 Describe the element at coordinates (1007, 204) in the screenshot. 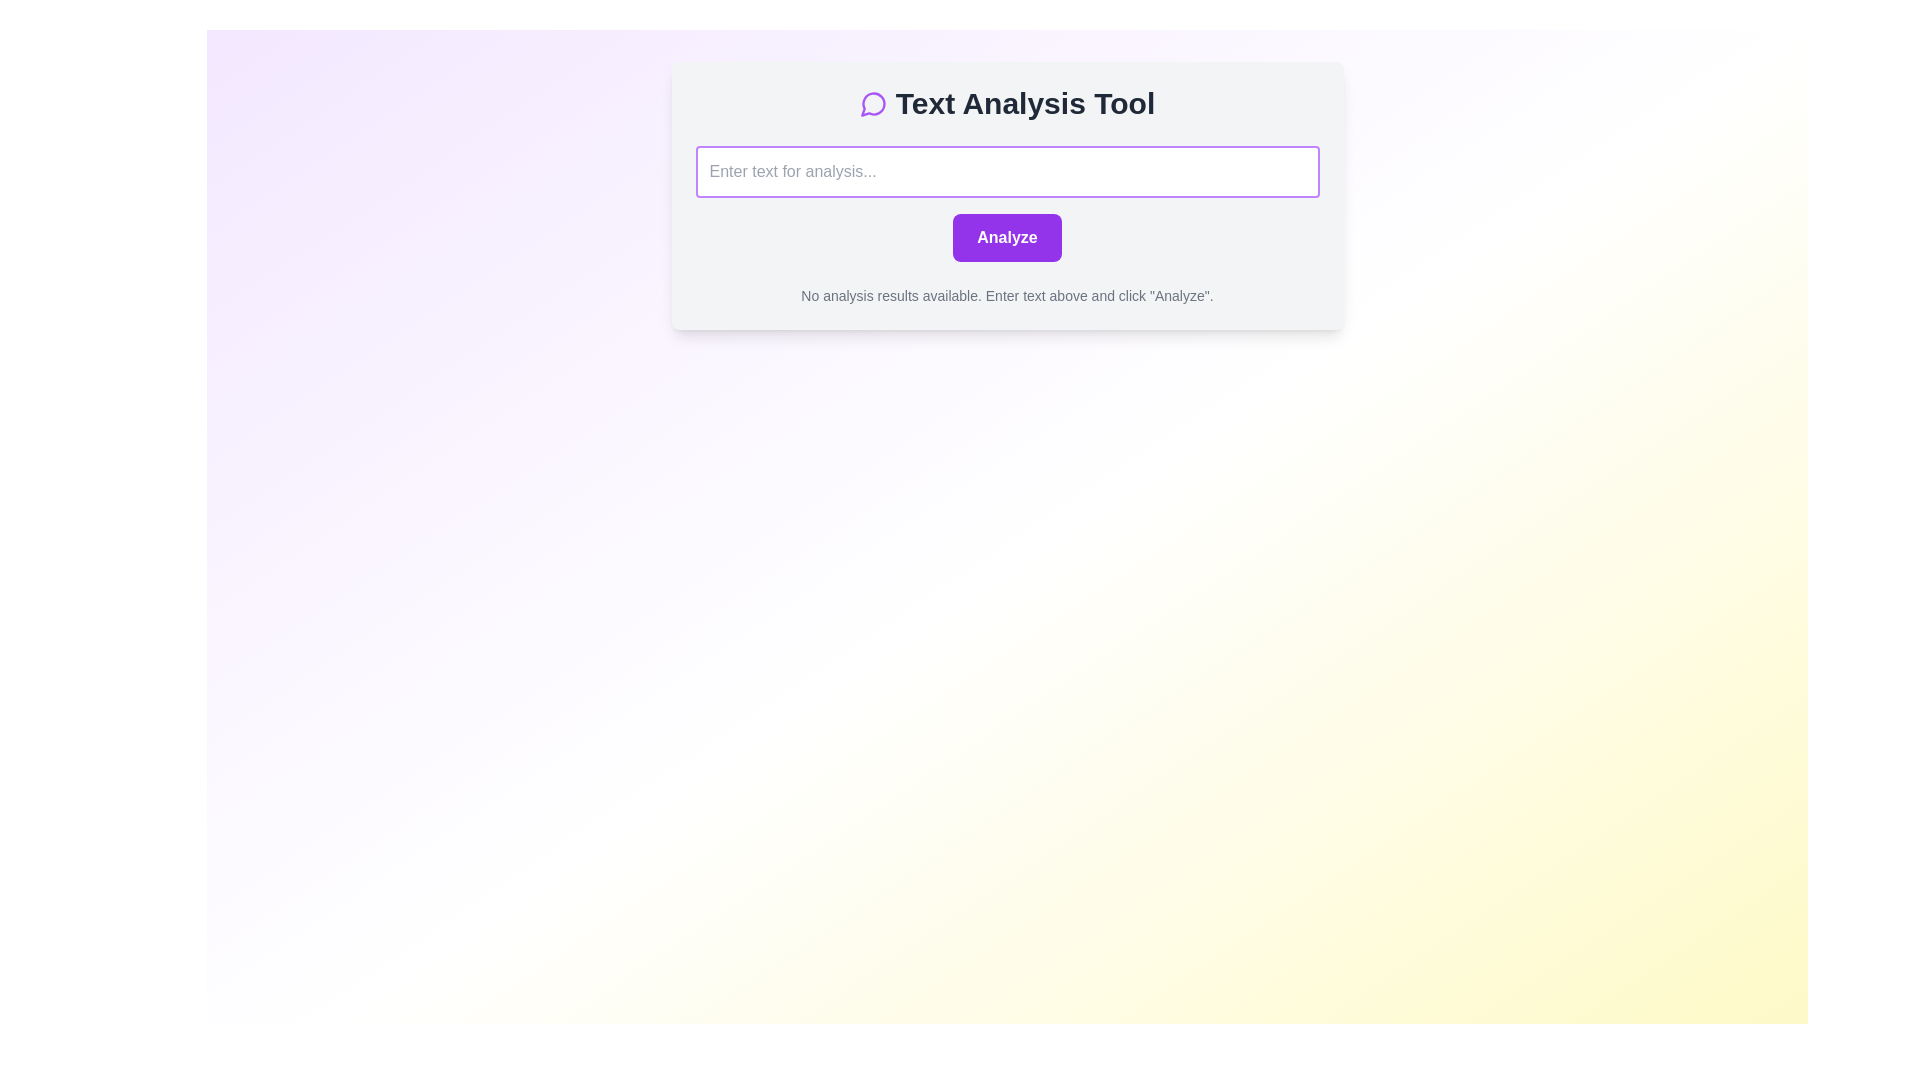

I see `the 'Analyze' button located beneath the text input field in the Text Analysis Tool element` at that location.